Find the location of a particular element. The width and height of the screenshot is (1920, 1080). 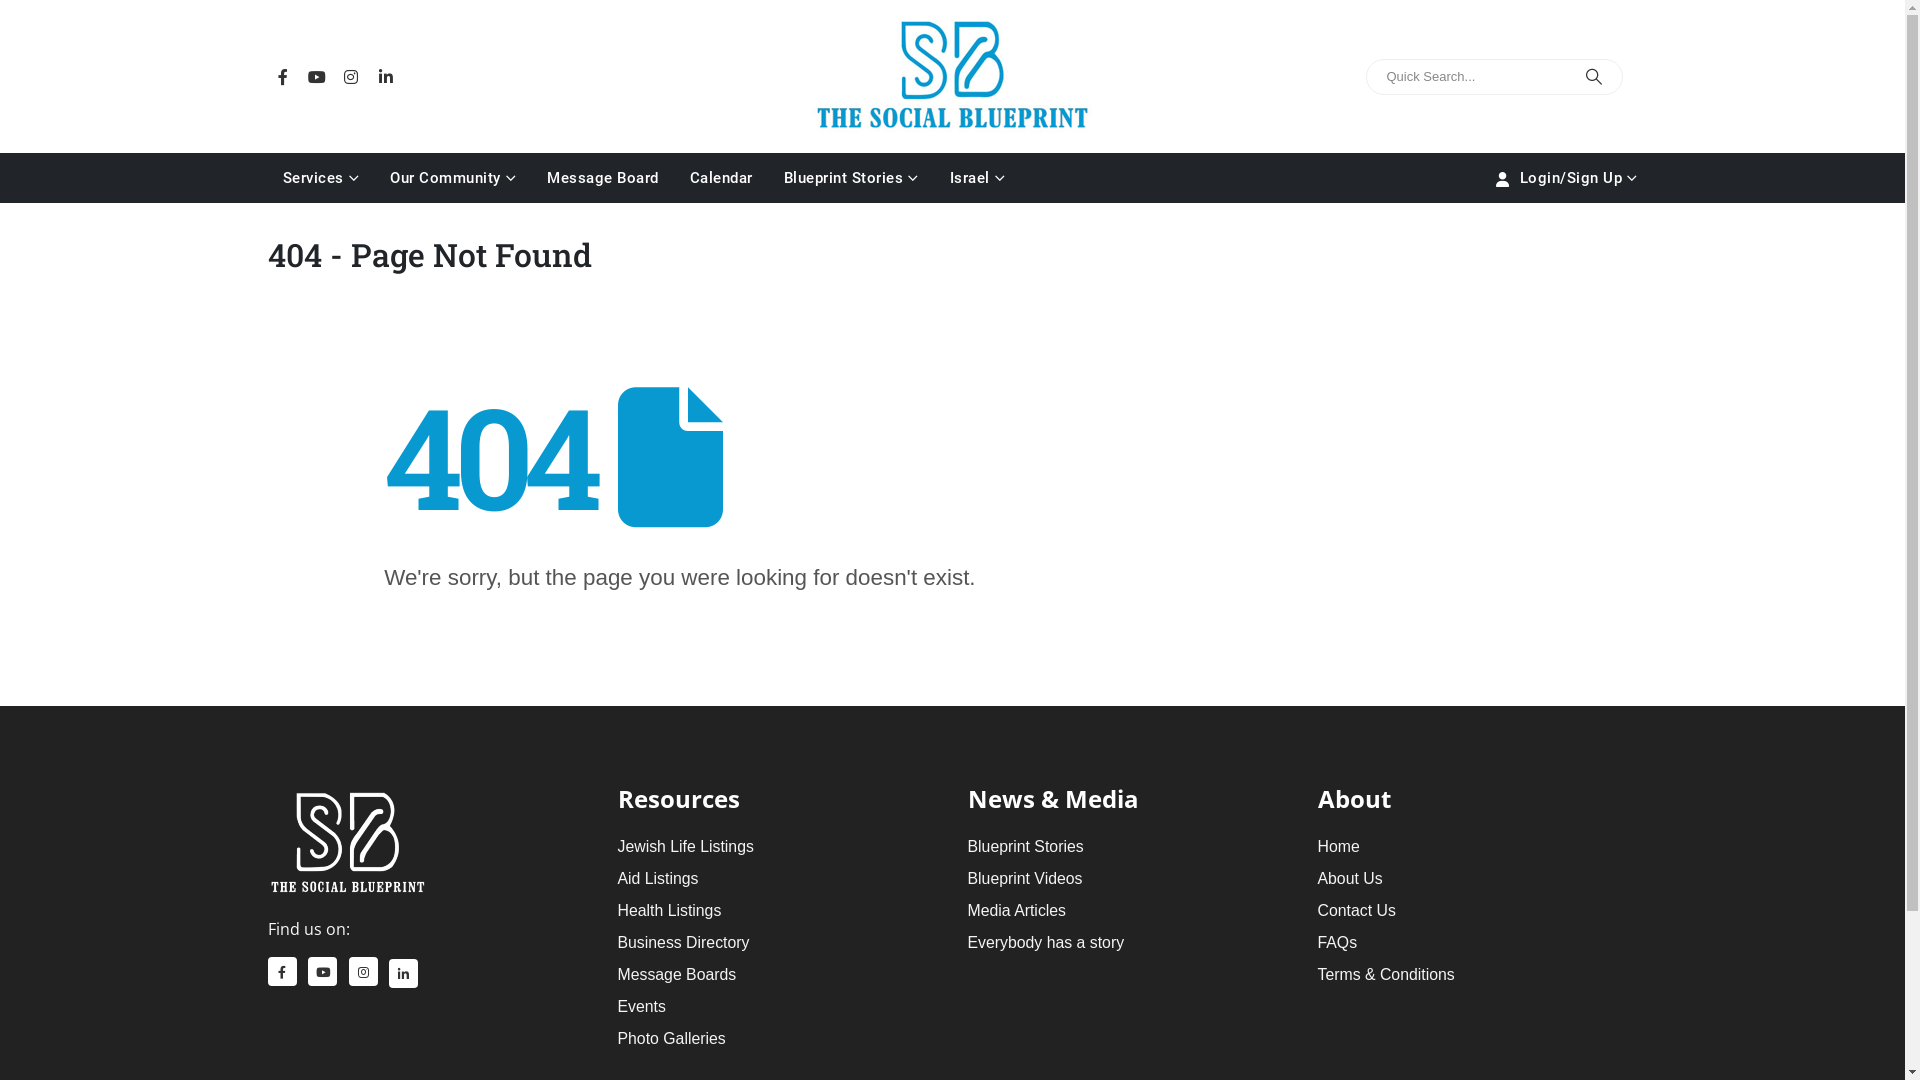

'Message Board' is located at coordinates (602, 176).